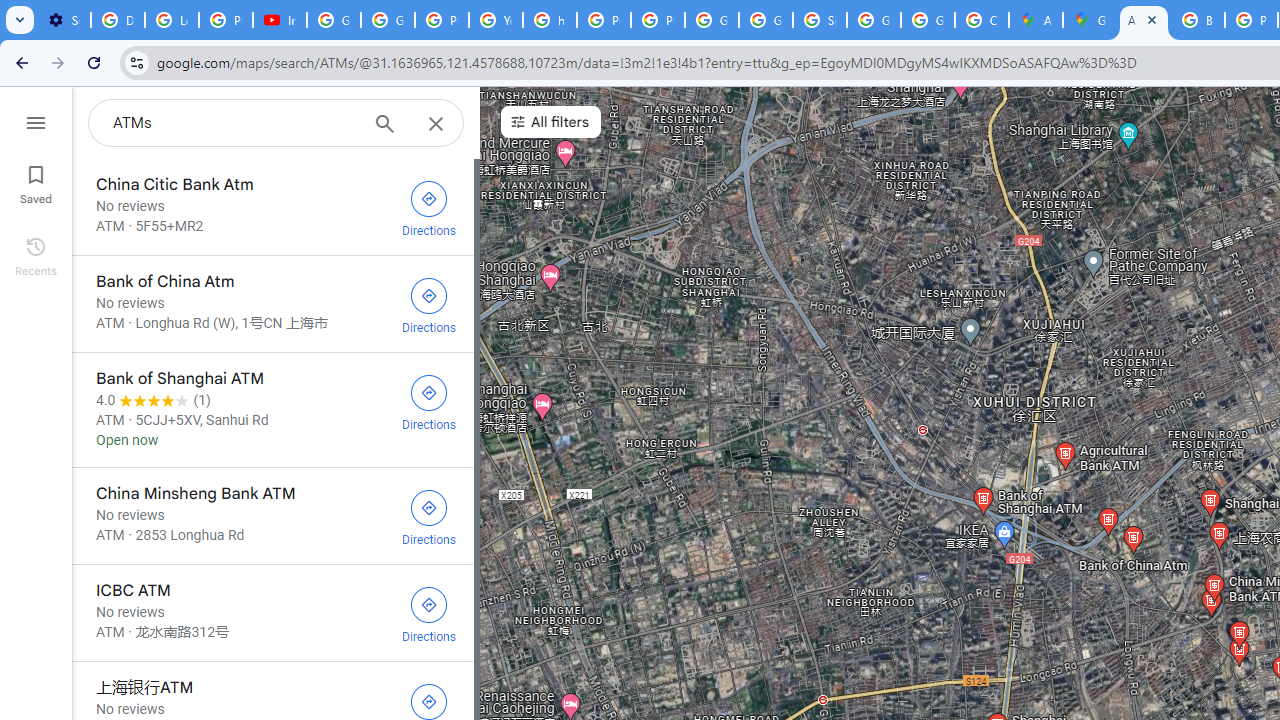  I want to click on 'Get directions to China Citic Bank Atm', so click(428, 206).